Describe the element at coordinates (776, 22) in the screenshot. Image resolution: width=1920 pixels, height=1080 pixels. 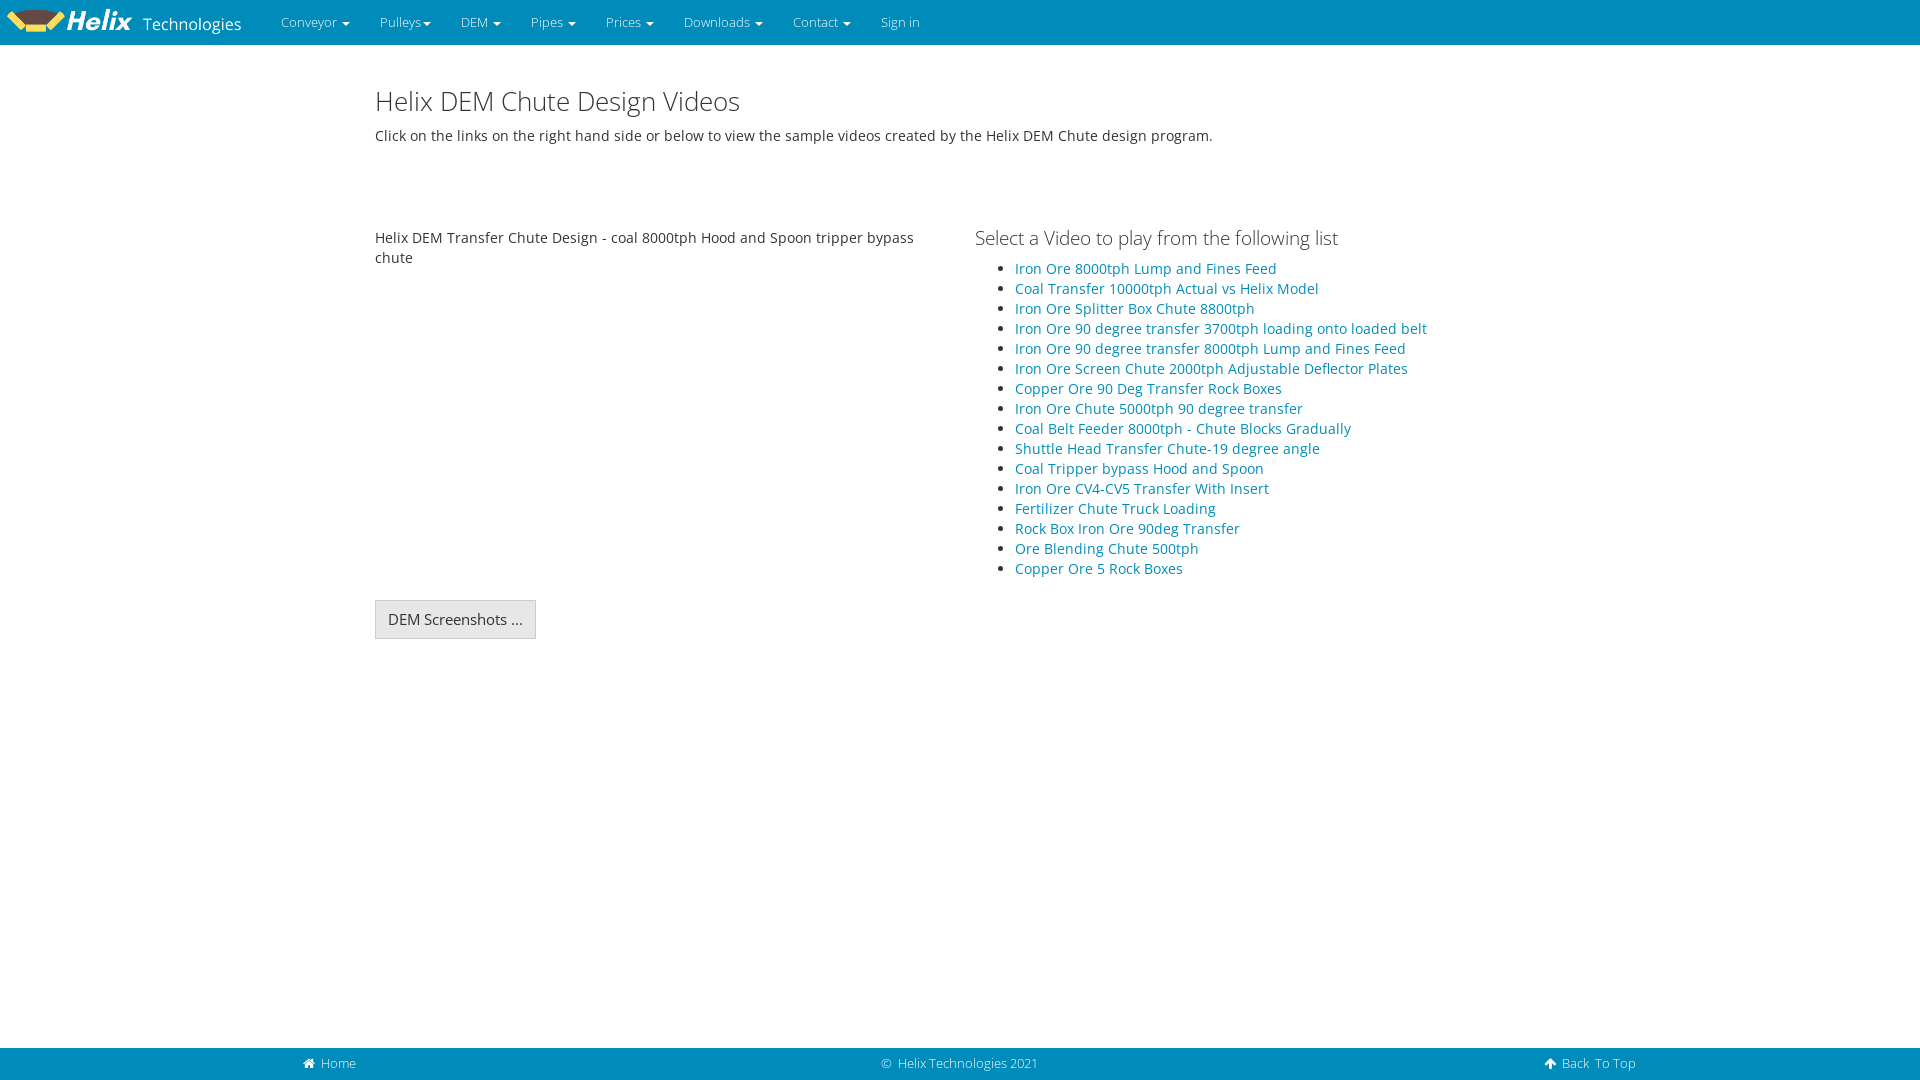
I see `'Contact '` at that location.